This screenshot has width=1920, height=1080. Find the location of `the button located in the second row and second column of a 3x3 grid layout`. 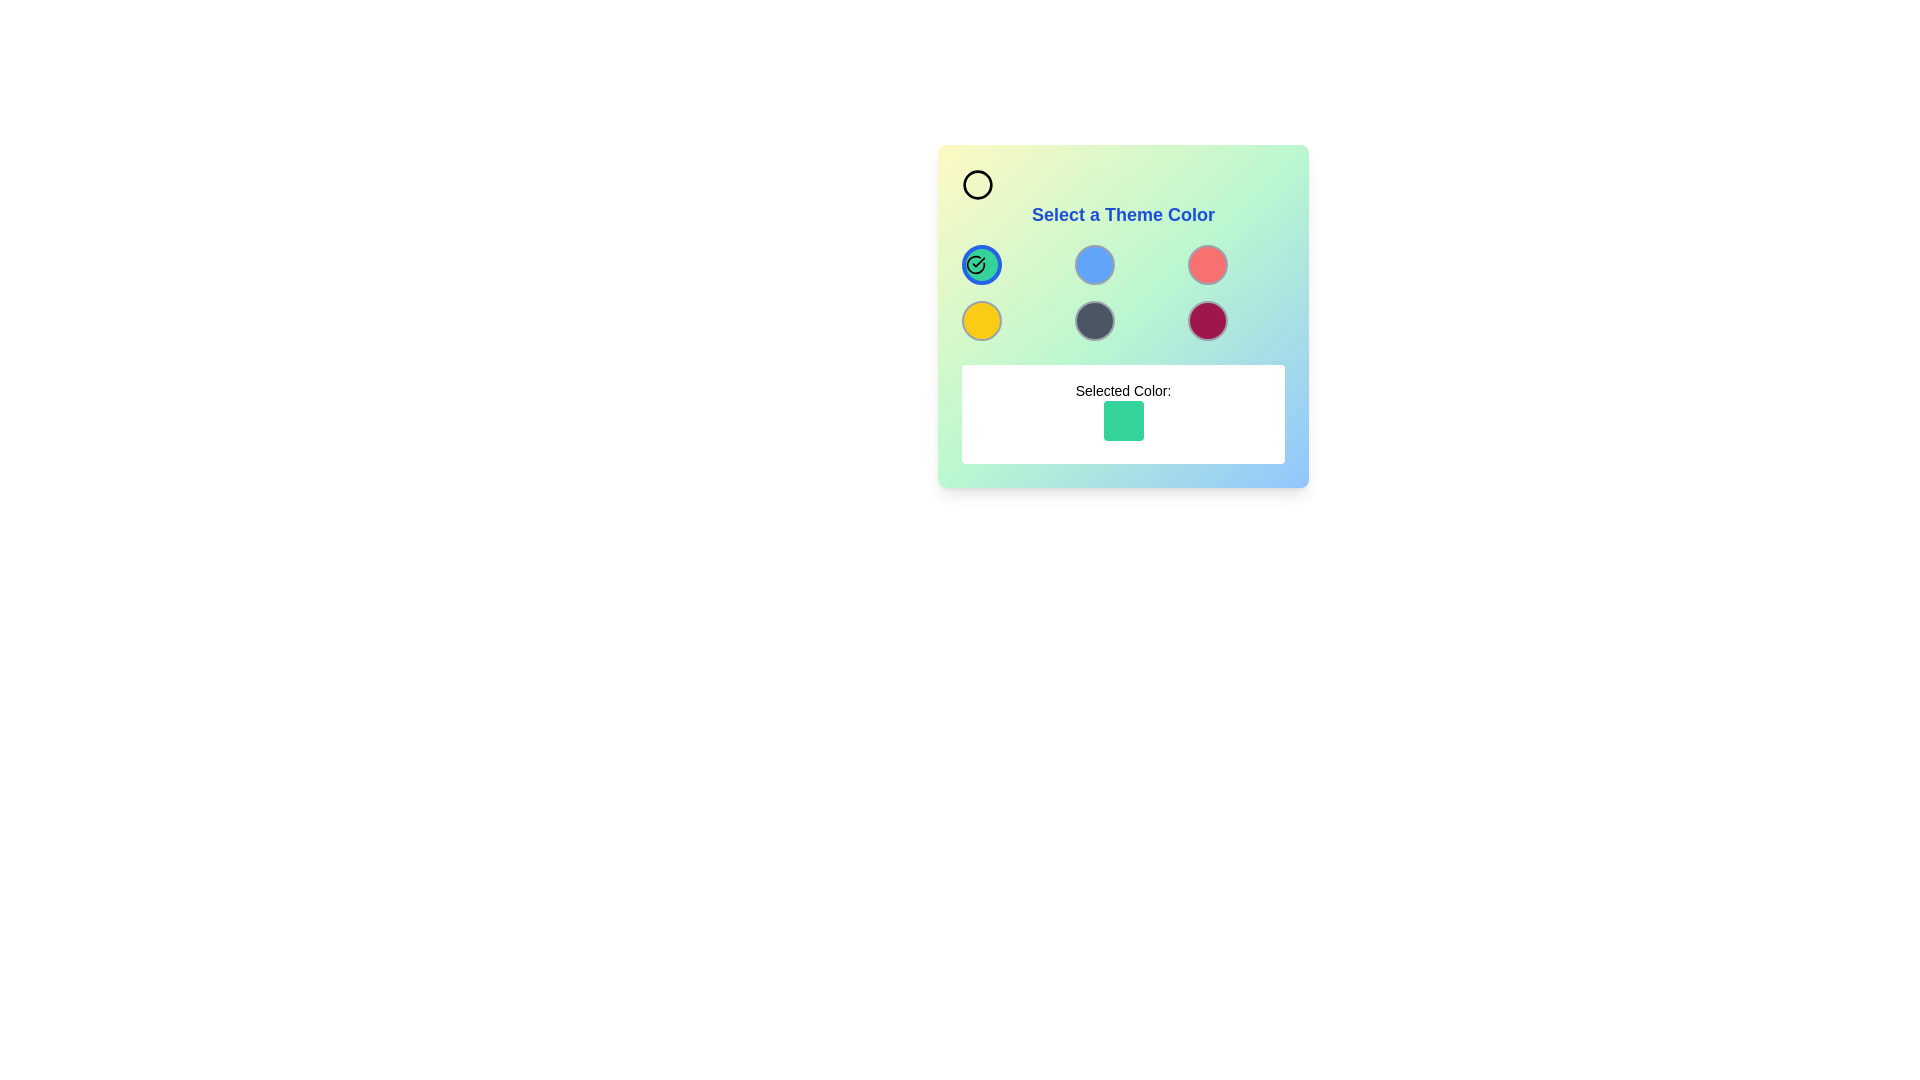

the button located in the second row and second column of a 3x3 grid layout is located at coordinates (1093, 319).